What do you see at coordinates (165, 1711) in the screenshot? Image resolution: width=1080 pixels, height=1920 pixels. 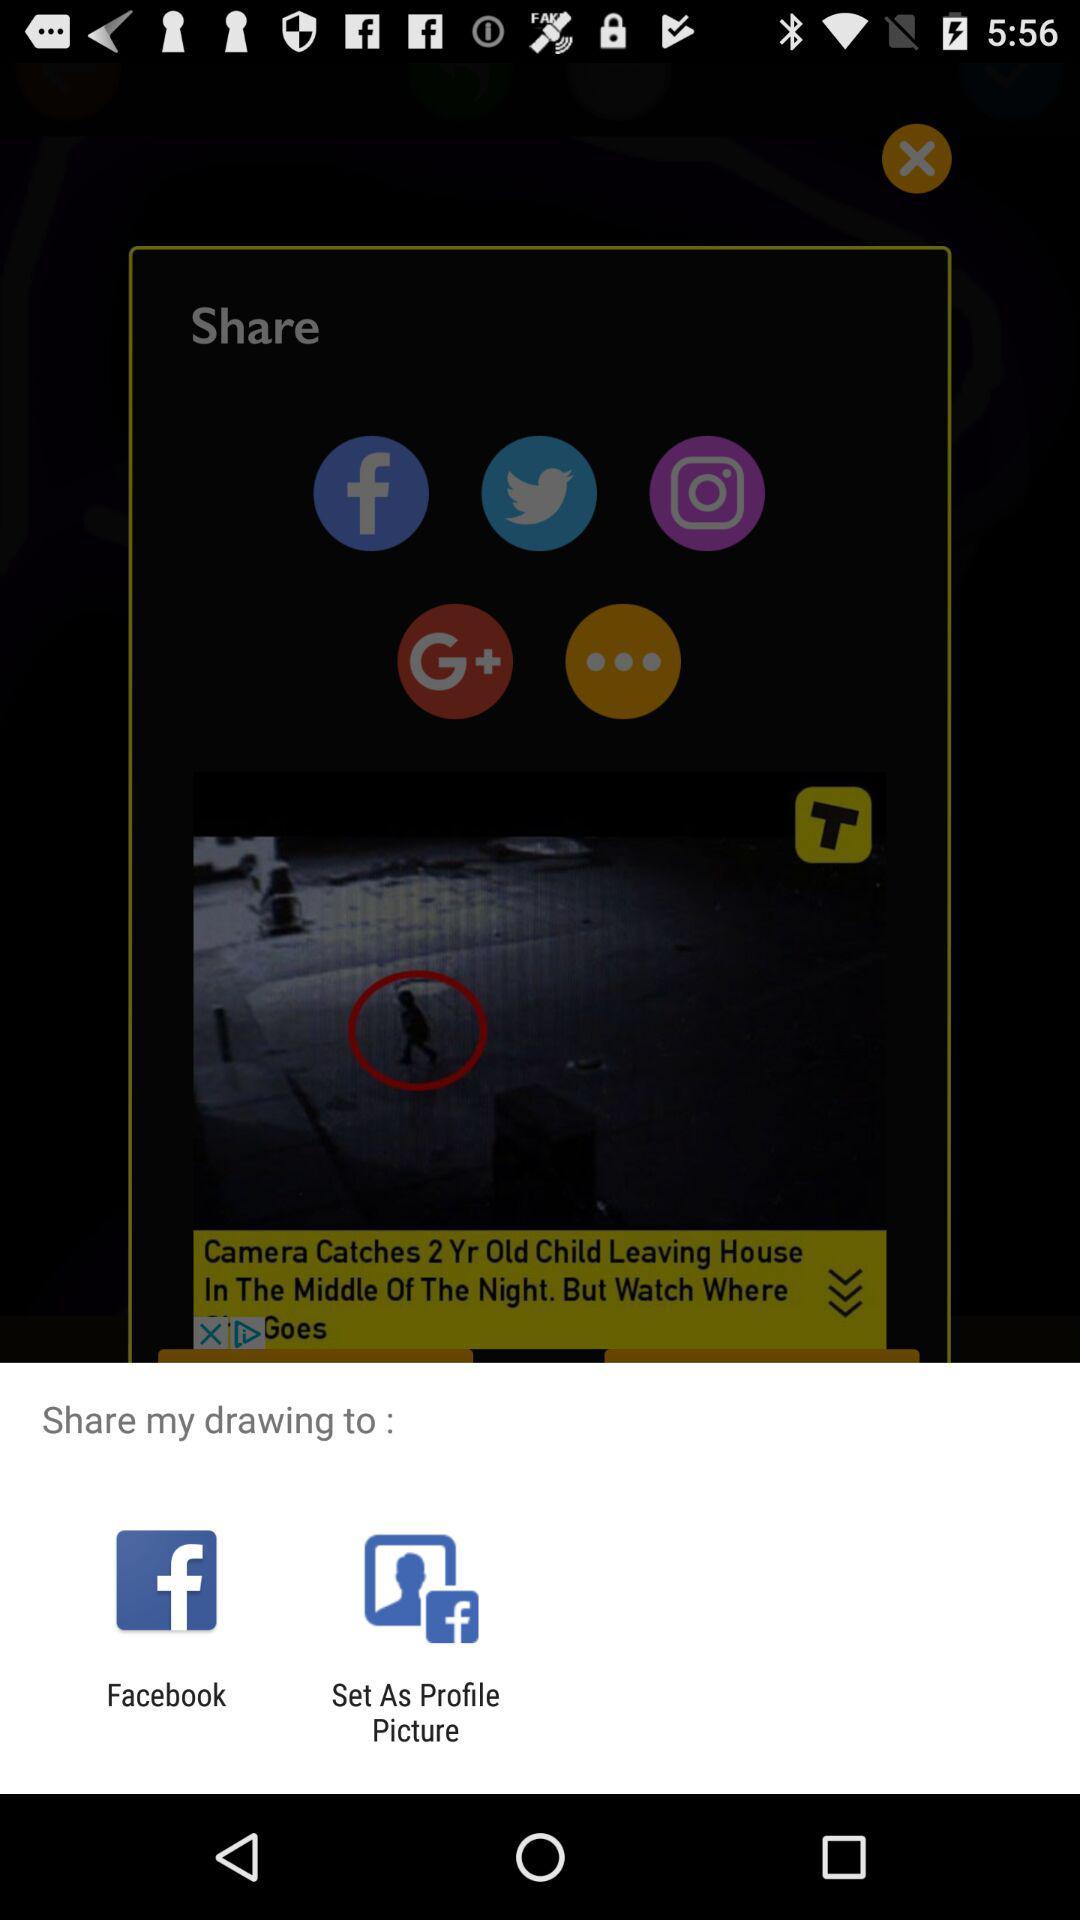 I see `the app to the left of the set as profile item` at bounding box center [165, 1711].